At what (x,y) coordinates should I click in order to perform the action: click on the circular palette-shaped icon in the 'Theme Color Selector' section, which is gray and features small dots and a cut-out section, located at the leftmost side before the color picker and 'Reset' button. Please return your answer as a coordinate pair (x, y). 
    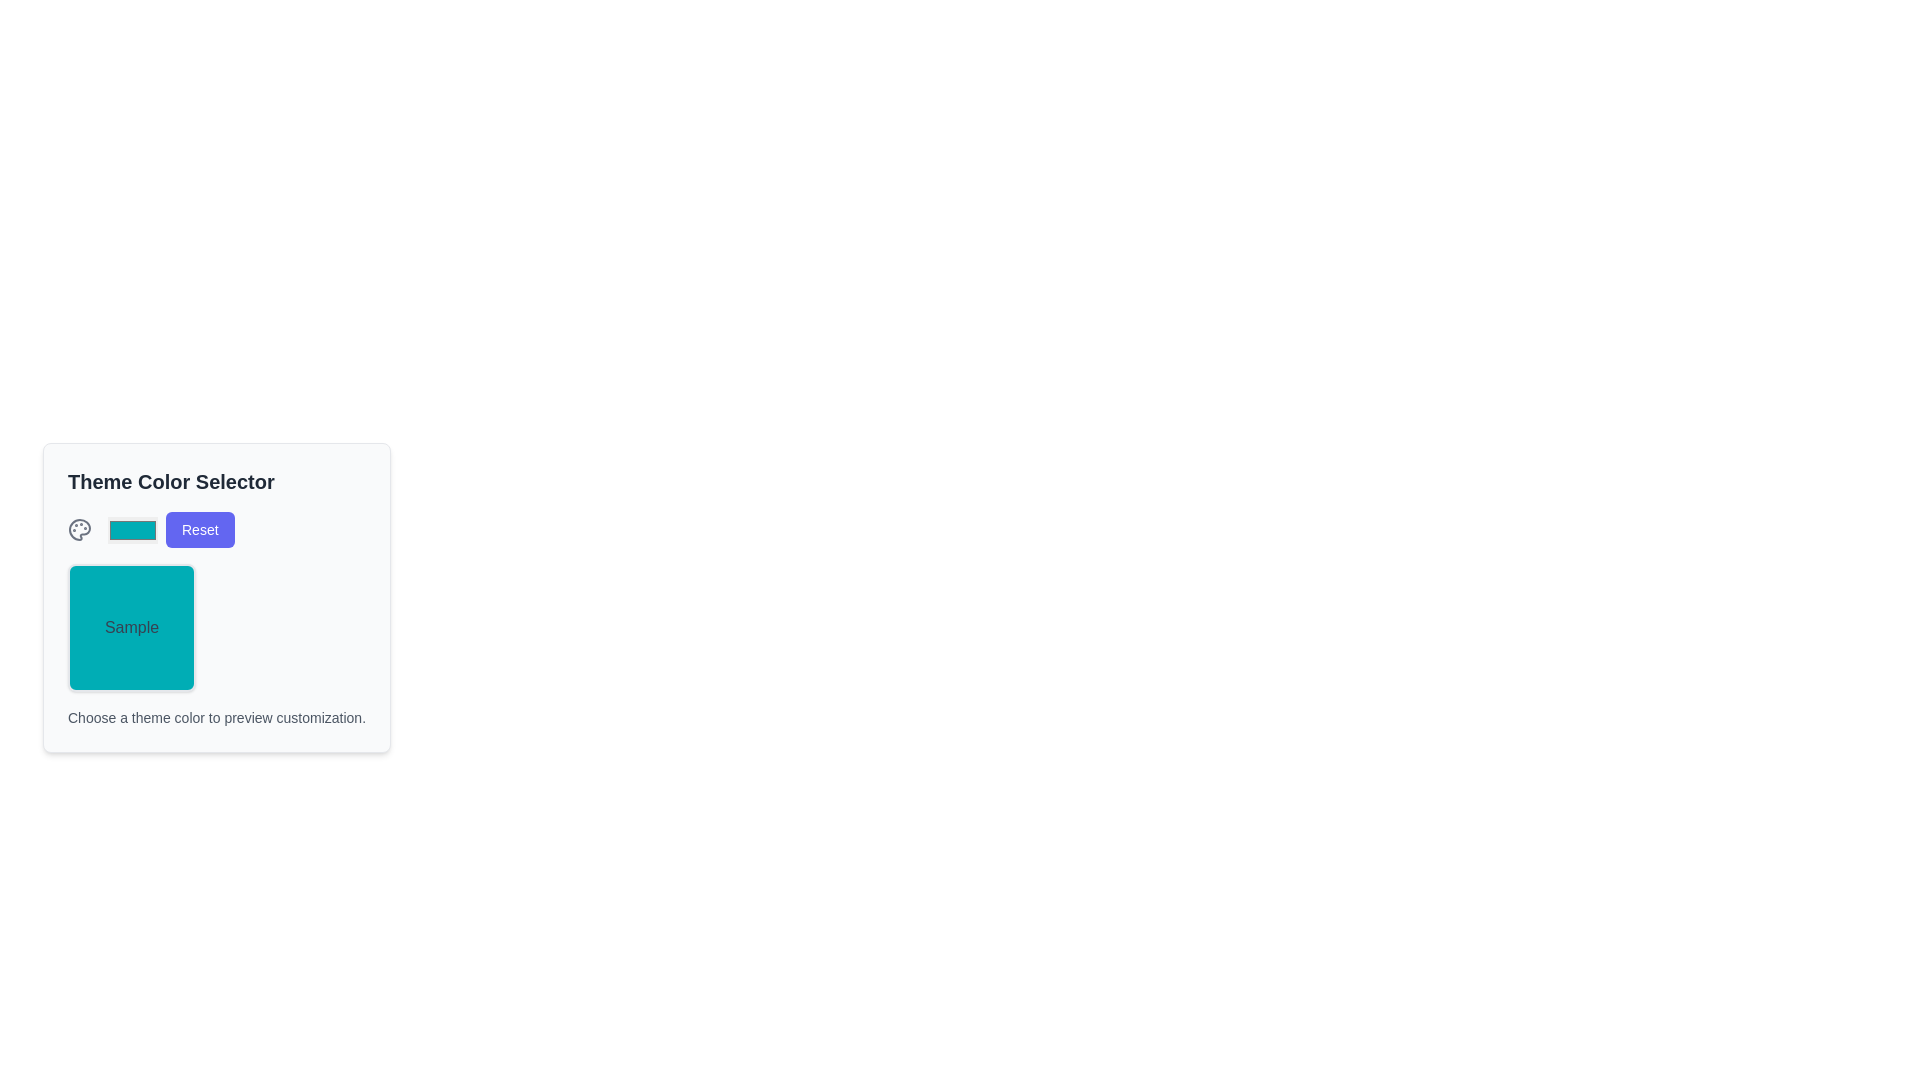
    Looking at the image, I should click on (80, 528).